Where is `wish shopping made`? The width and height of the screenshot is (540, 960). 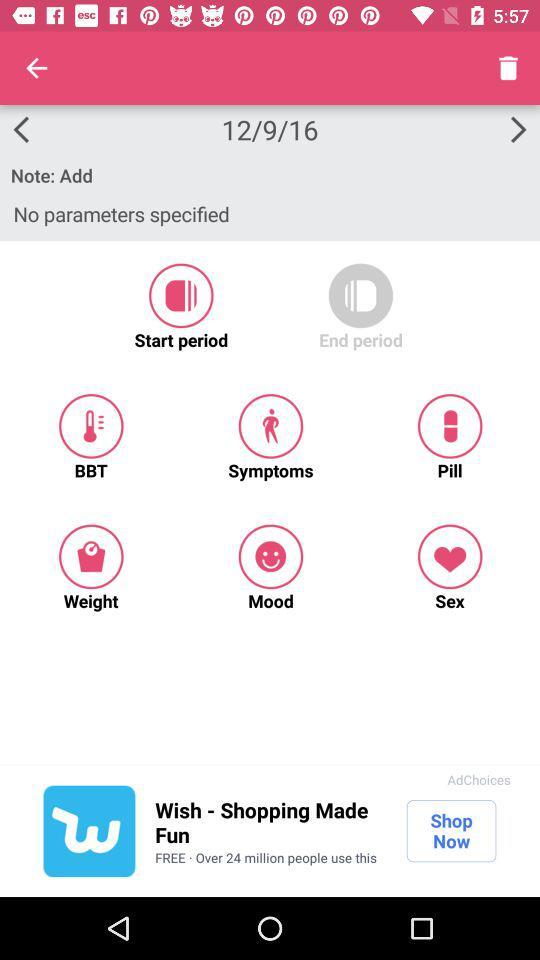 wish shopping made is located at coordinates (270, 822).